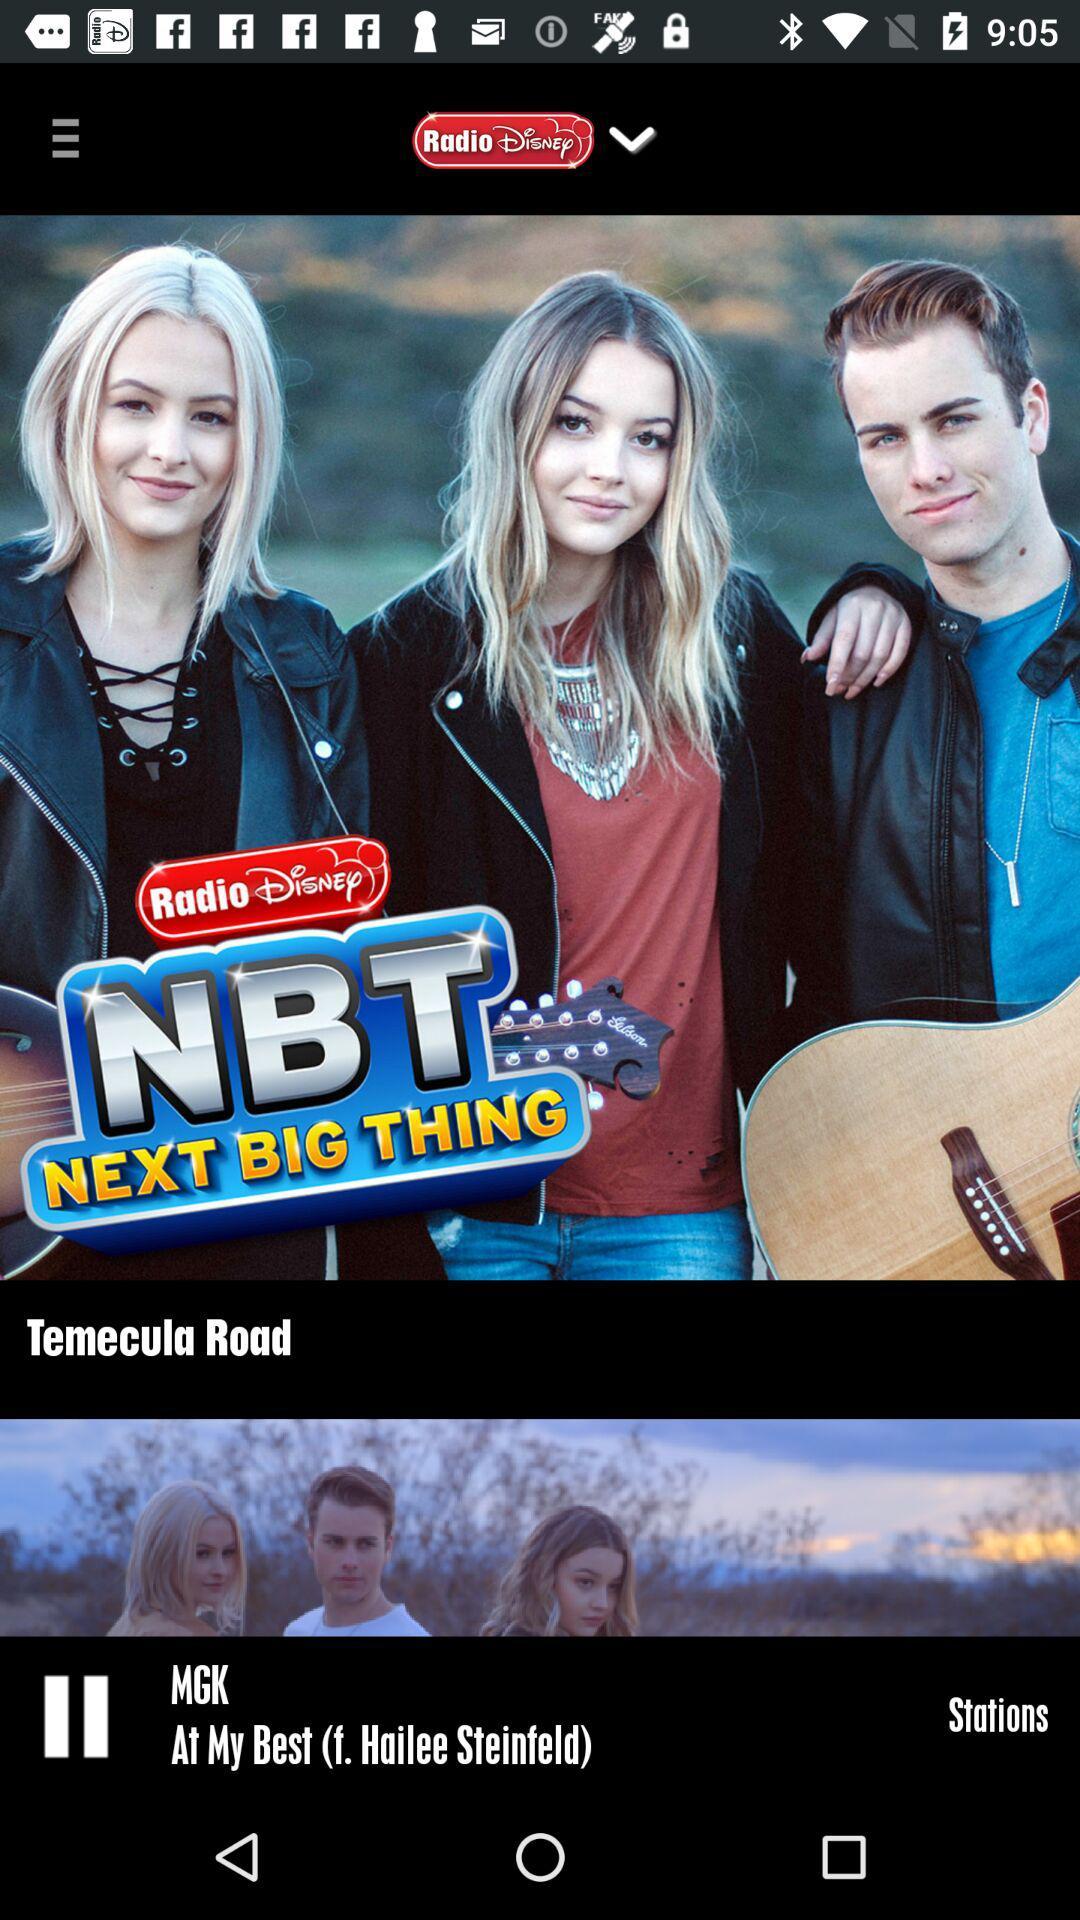  Describe the element at coordinates (77, 1714) in the screenshot. I see `icon next to the mgk` at that location.